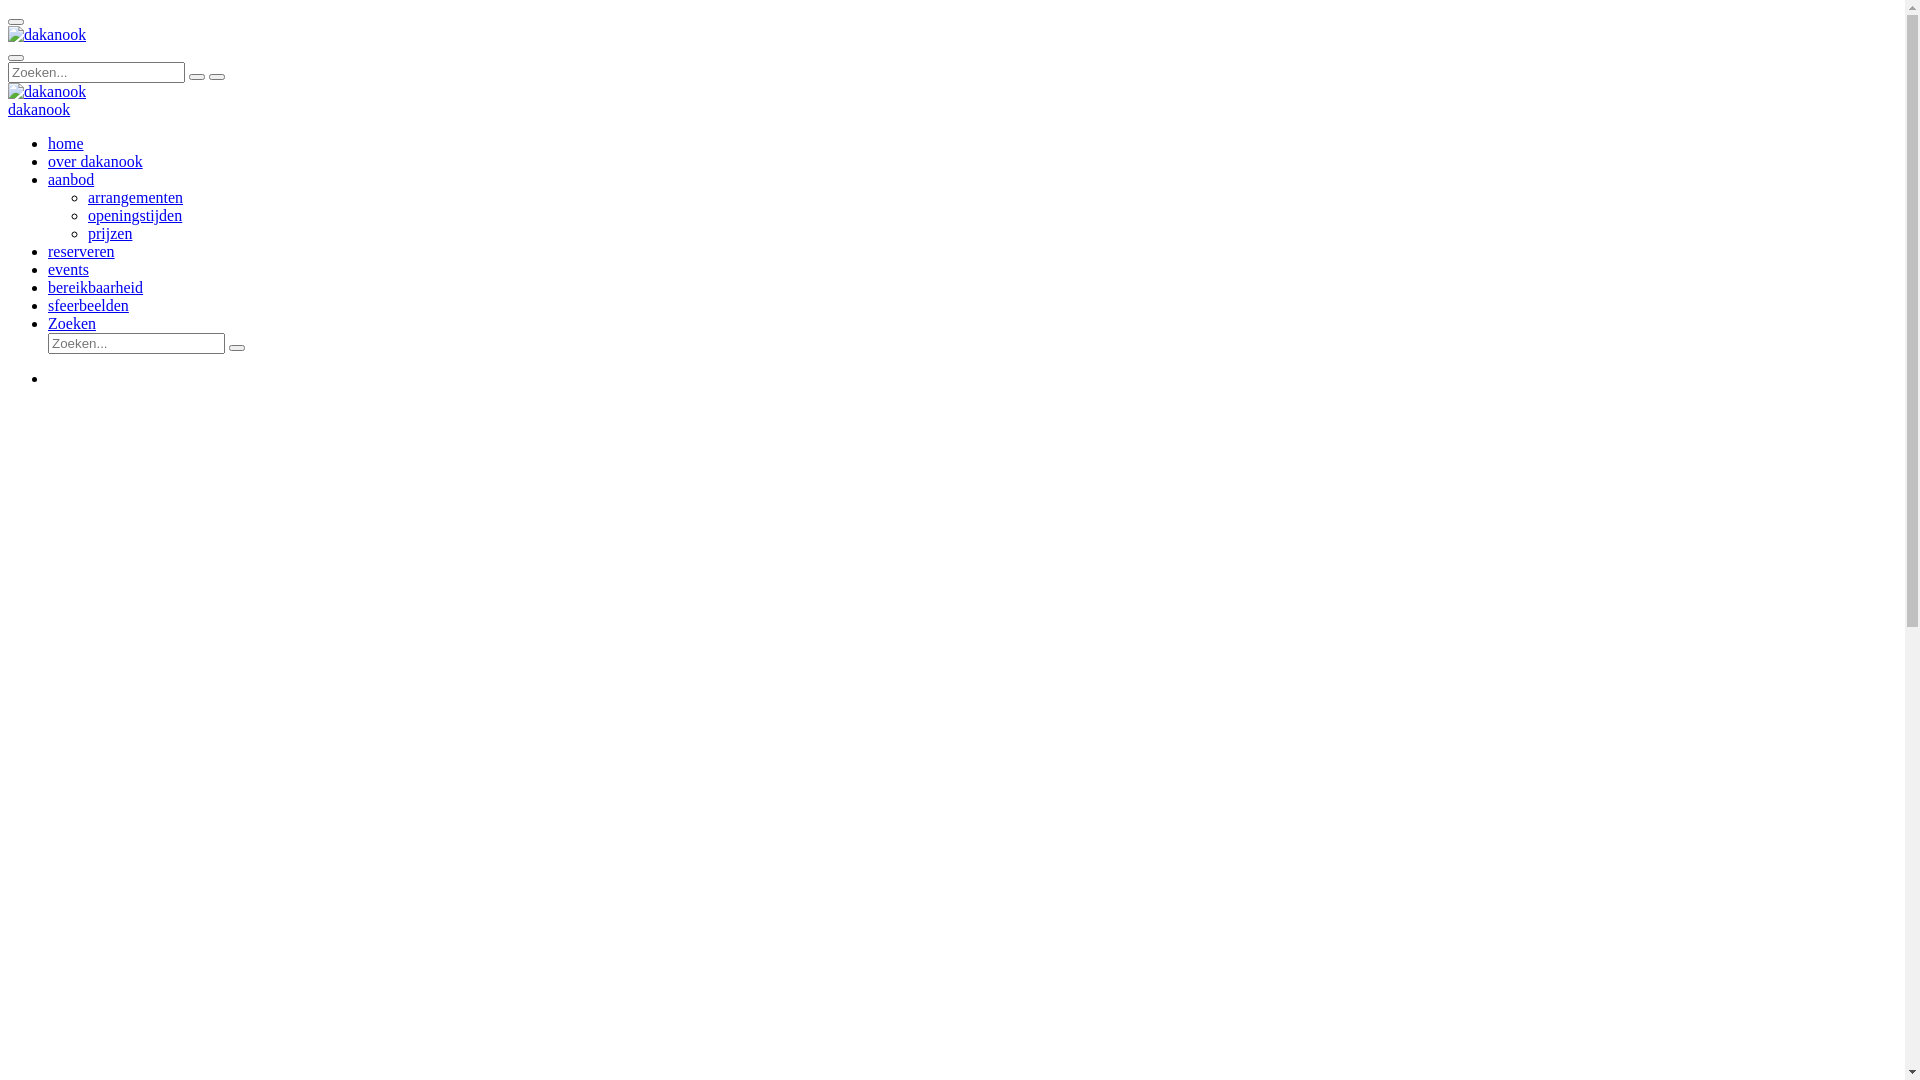 The image size is (1920, 1080). I want to click on 'openingstijden', so click(86, 215).